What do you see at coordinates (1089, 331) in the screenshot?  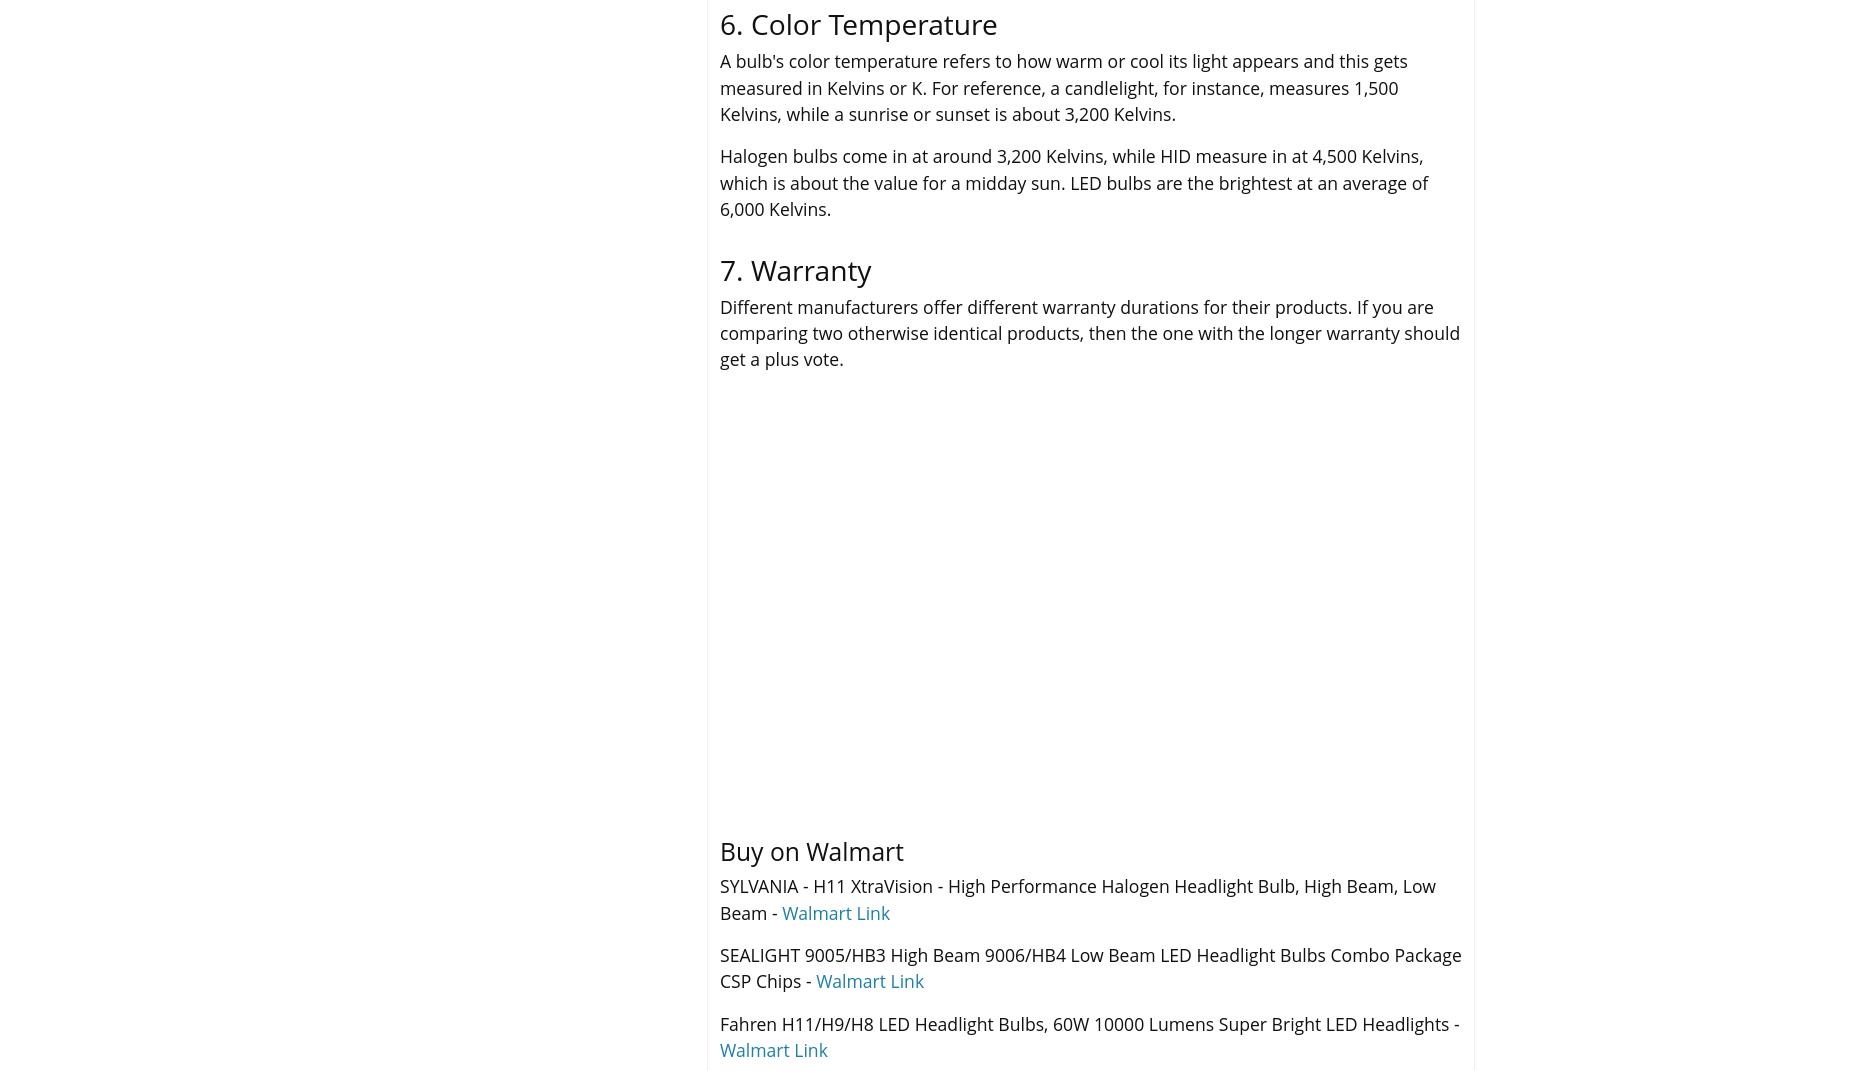 I see `'Different manufacturers offer different warranty durations for their products. If you are comparing two otherwise identical products, then the one with the longer warranty should get a plus vote.'` at bounding box center [1089, 331].